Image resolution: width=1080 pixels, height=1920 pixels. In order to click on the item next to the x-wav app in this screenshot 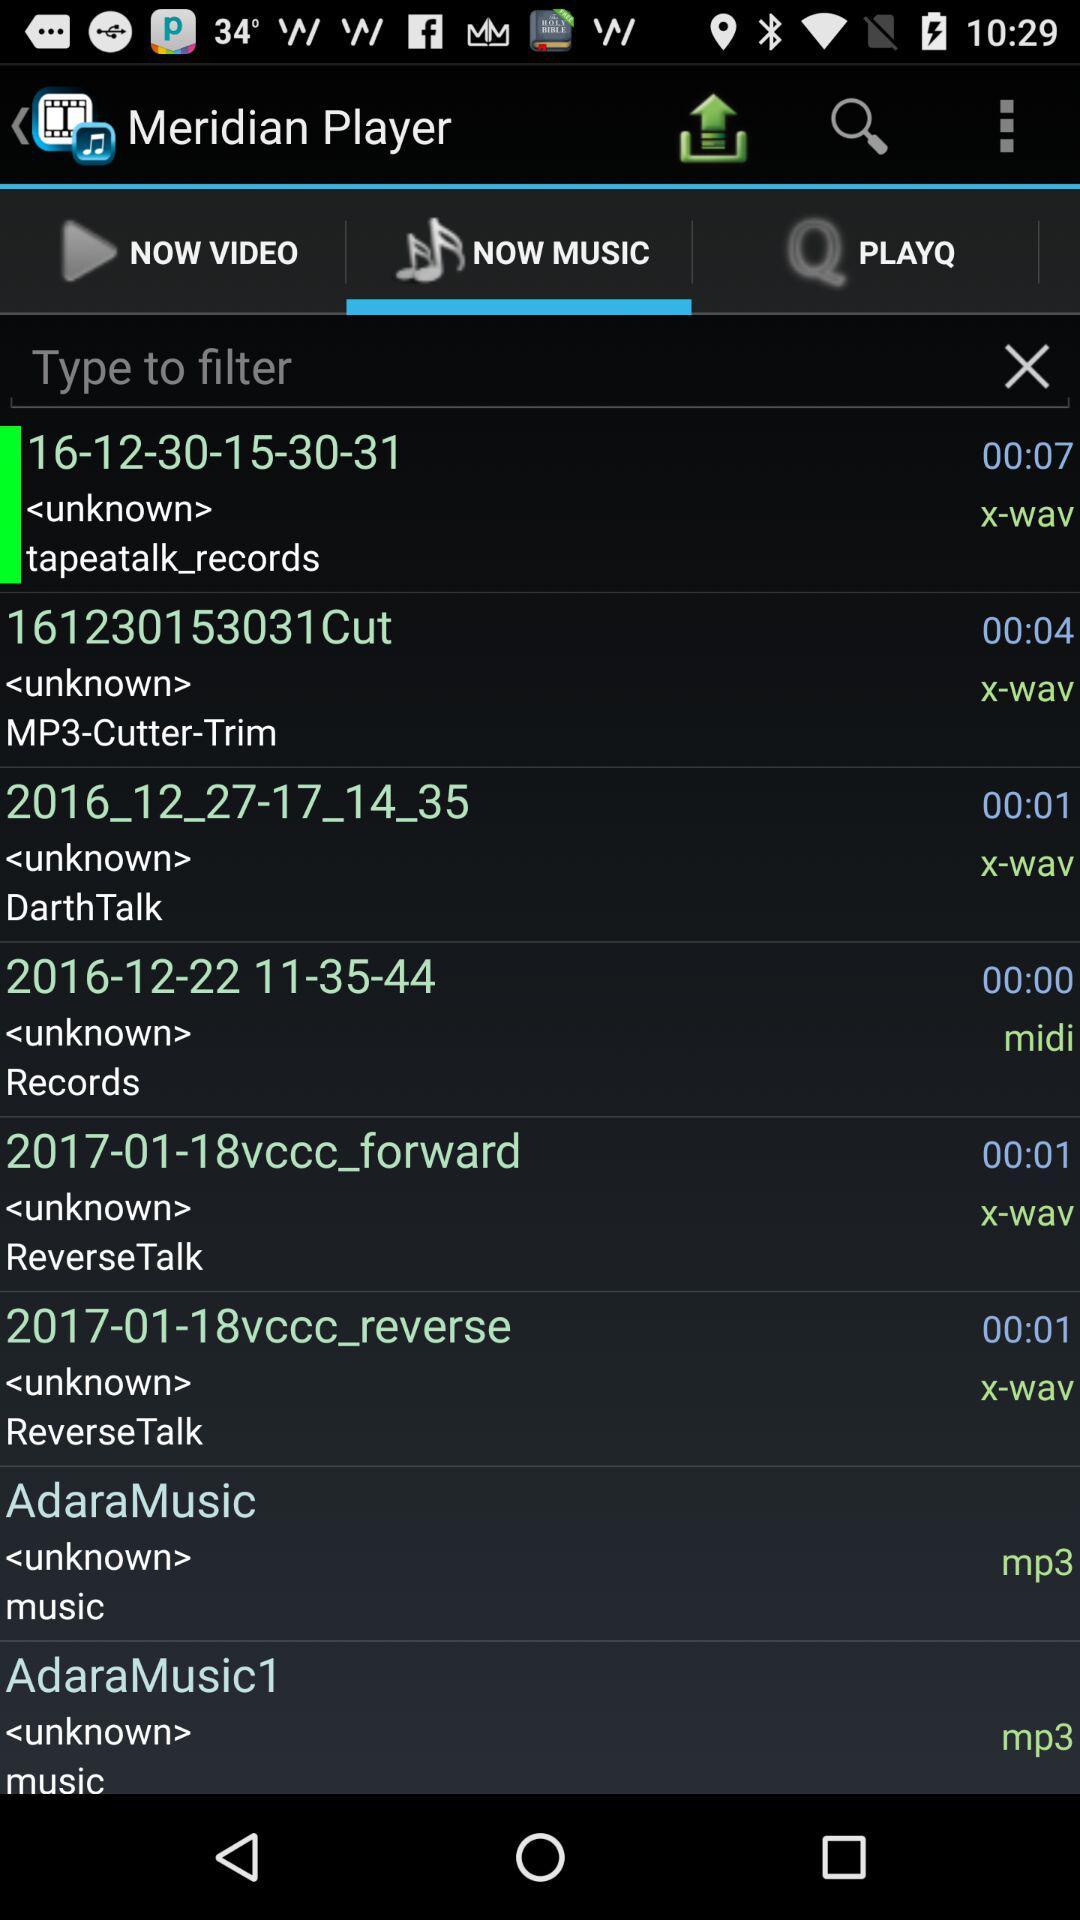, I will do `click(488, 624)`.